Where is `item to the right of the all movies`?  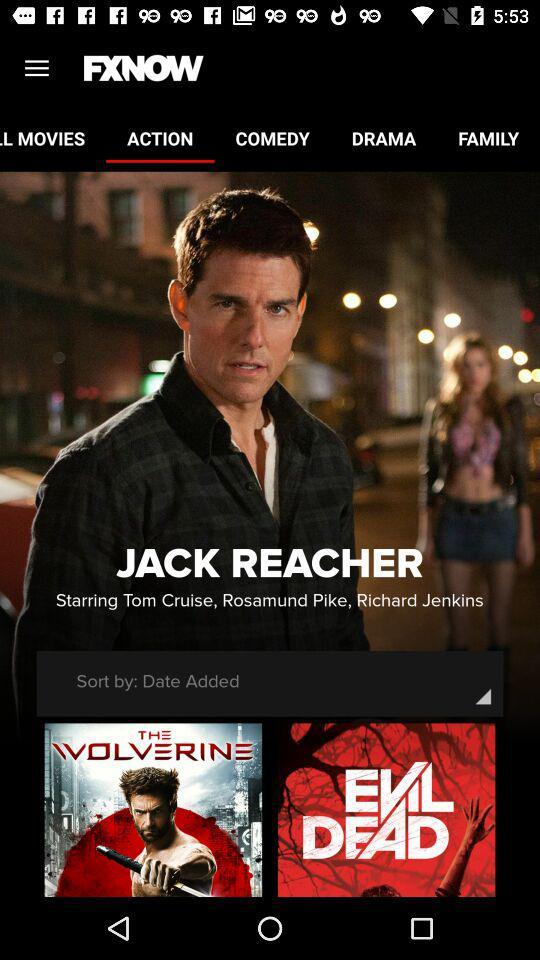 item to the right of the all movies is located at coordinates (159, 137).